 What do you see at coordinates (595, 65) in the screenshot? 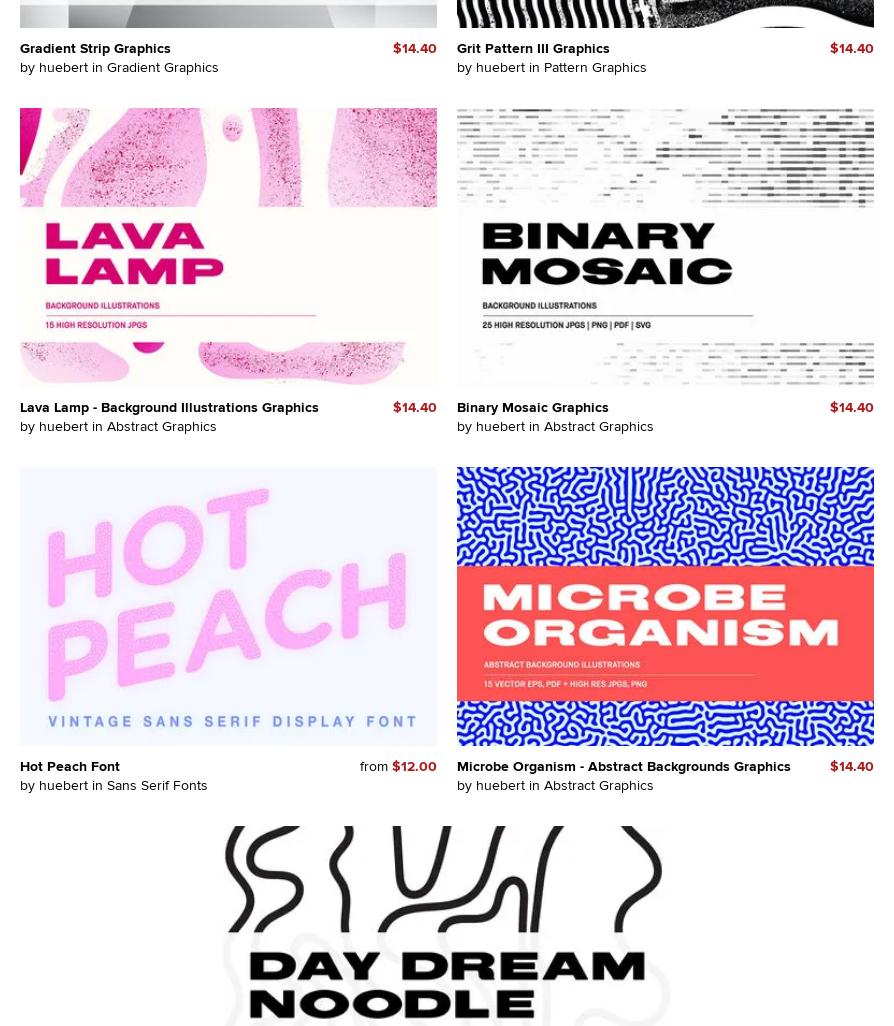
I see `'Pattern Graphics'` at bounding box center [595, 65].